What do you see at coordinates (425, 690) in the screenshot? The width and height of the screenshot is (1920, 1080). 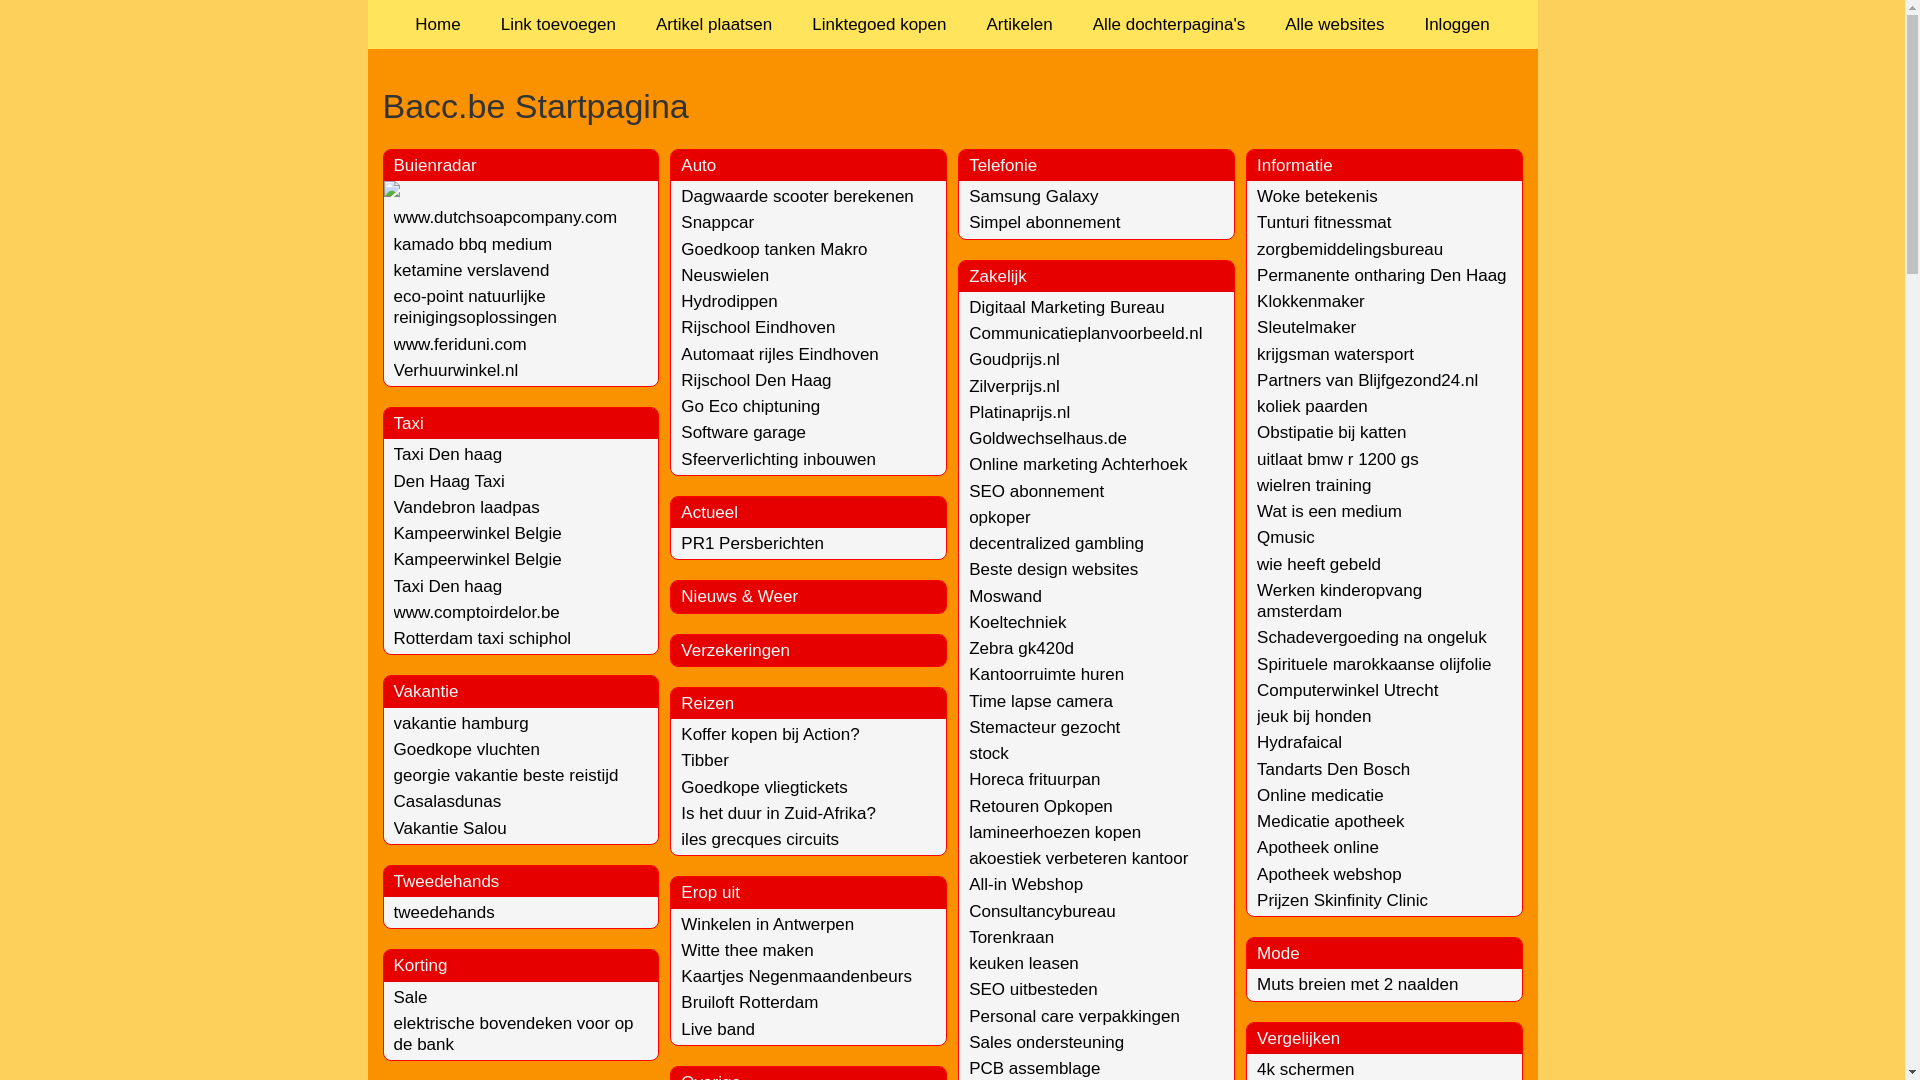 I see `'Vakantie'` at bounding box center [425, 690].